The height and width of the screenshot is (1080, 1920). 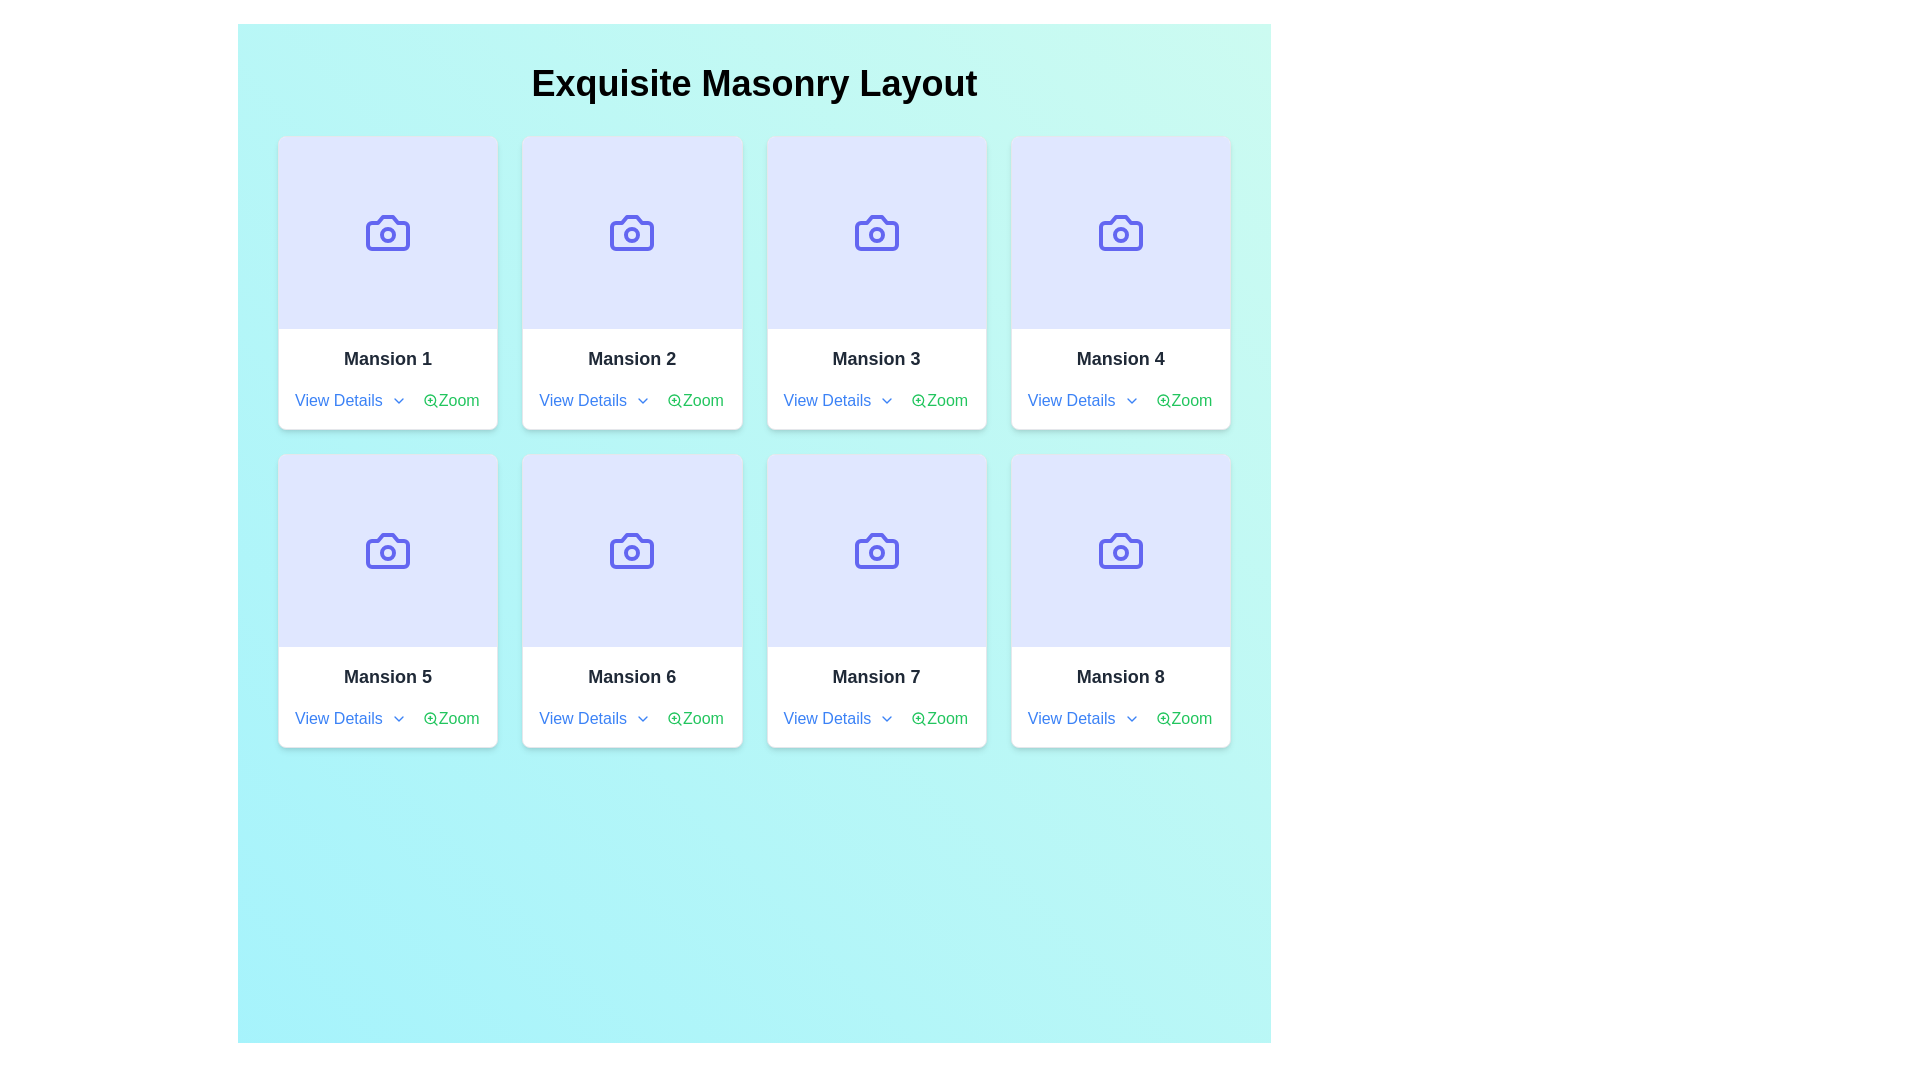 What do you see at coordinates (1163, 401) in the screenshot?
I see `the zoom-in icon button (magnifying glass icon) located to the right of the 'Zoom' label within the 'Mansion 4' card and focus on it using the keyboard` at bounding box center [1163, 401].